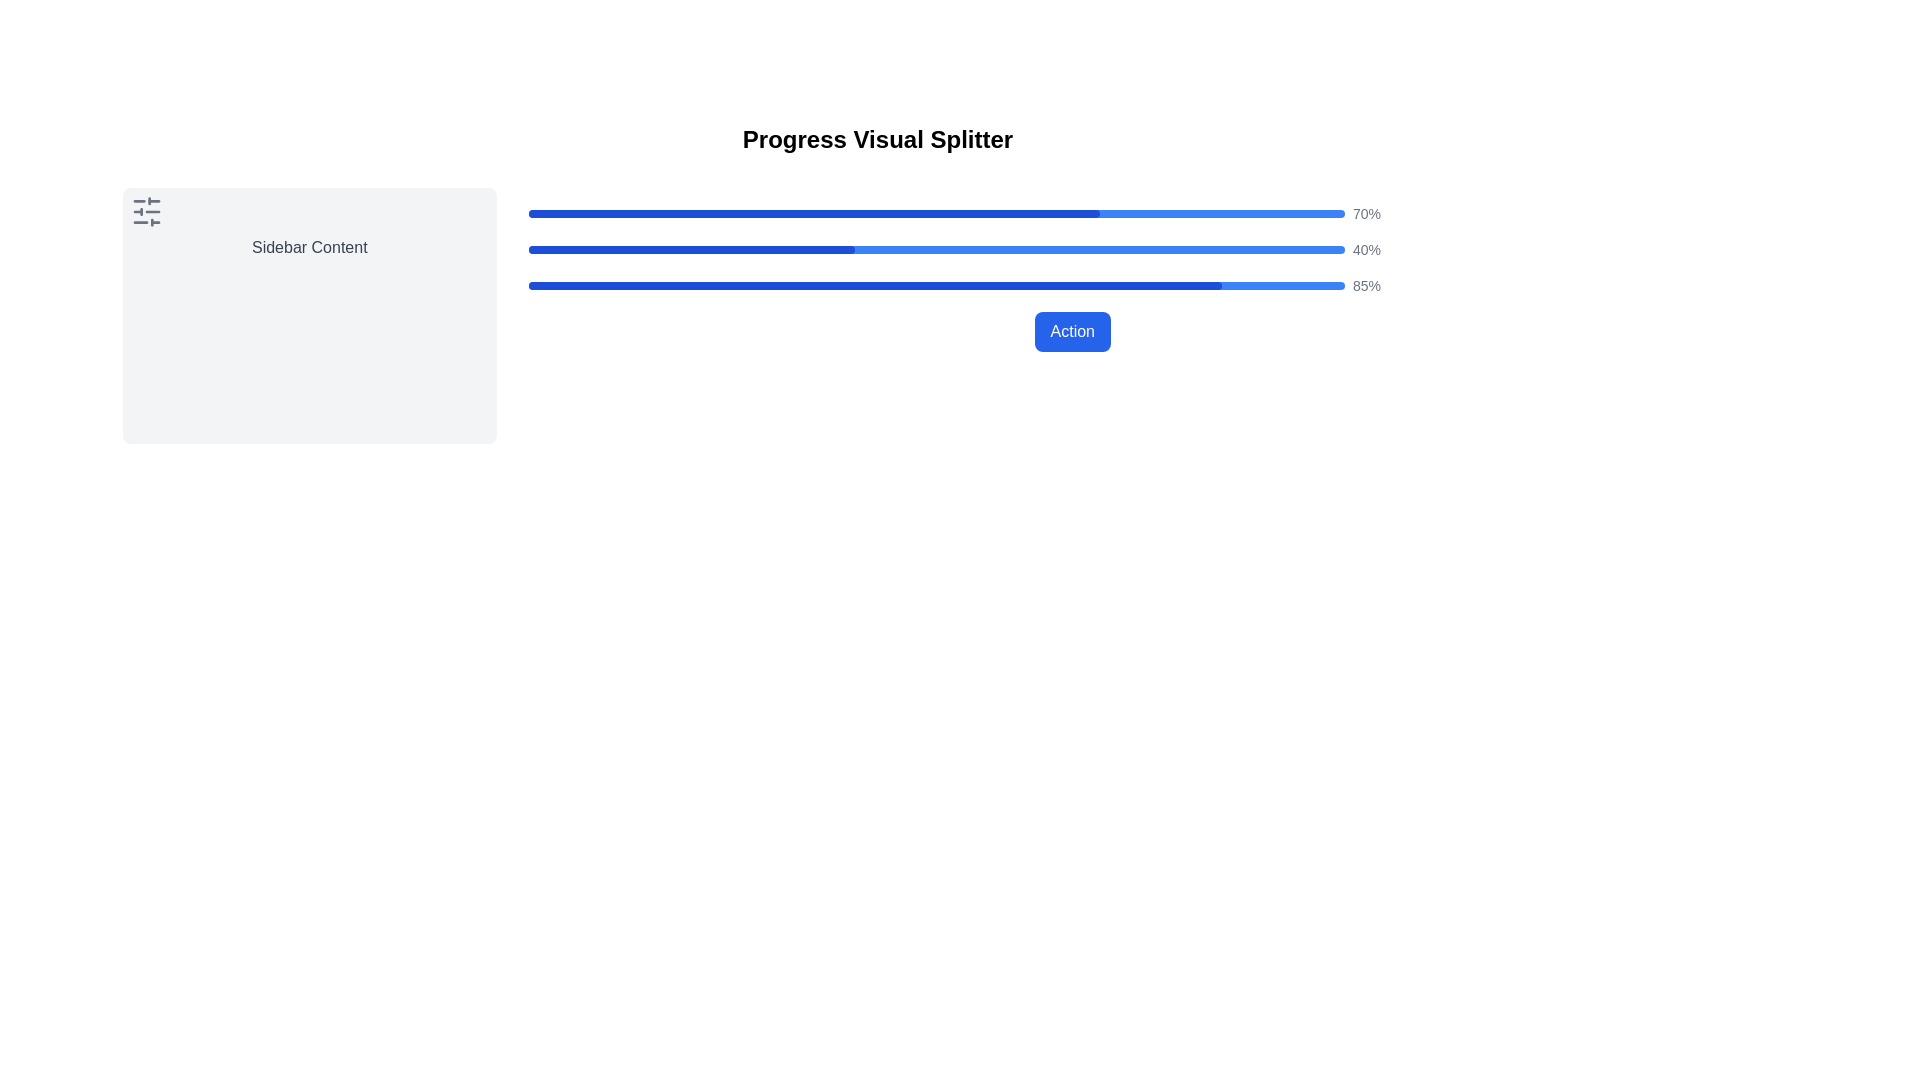 Image resolution: width=1920 pixels, height=1080 pixels. What do you see at coordinates (1071, 213) in the screenshot?
I see `the Progress Bar that has a blue fill indicating 70% progress and a numerical label displaying '70%', located in the central right portion of the interface` at bounding box center [1071, 213].